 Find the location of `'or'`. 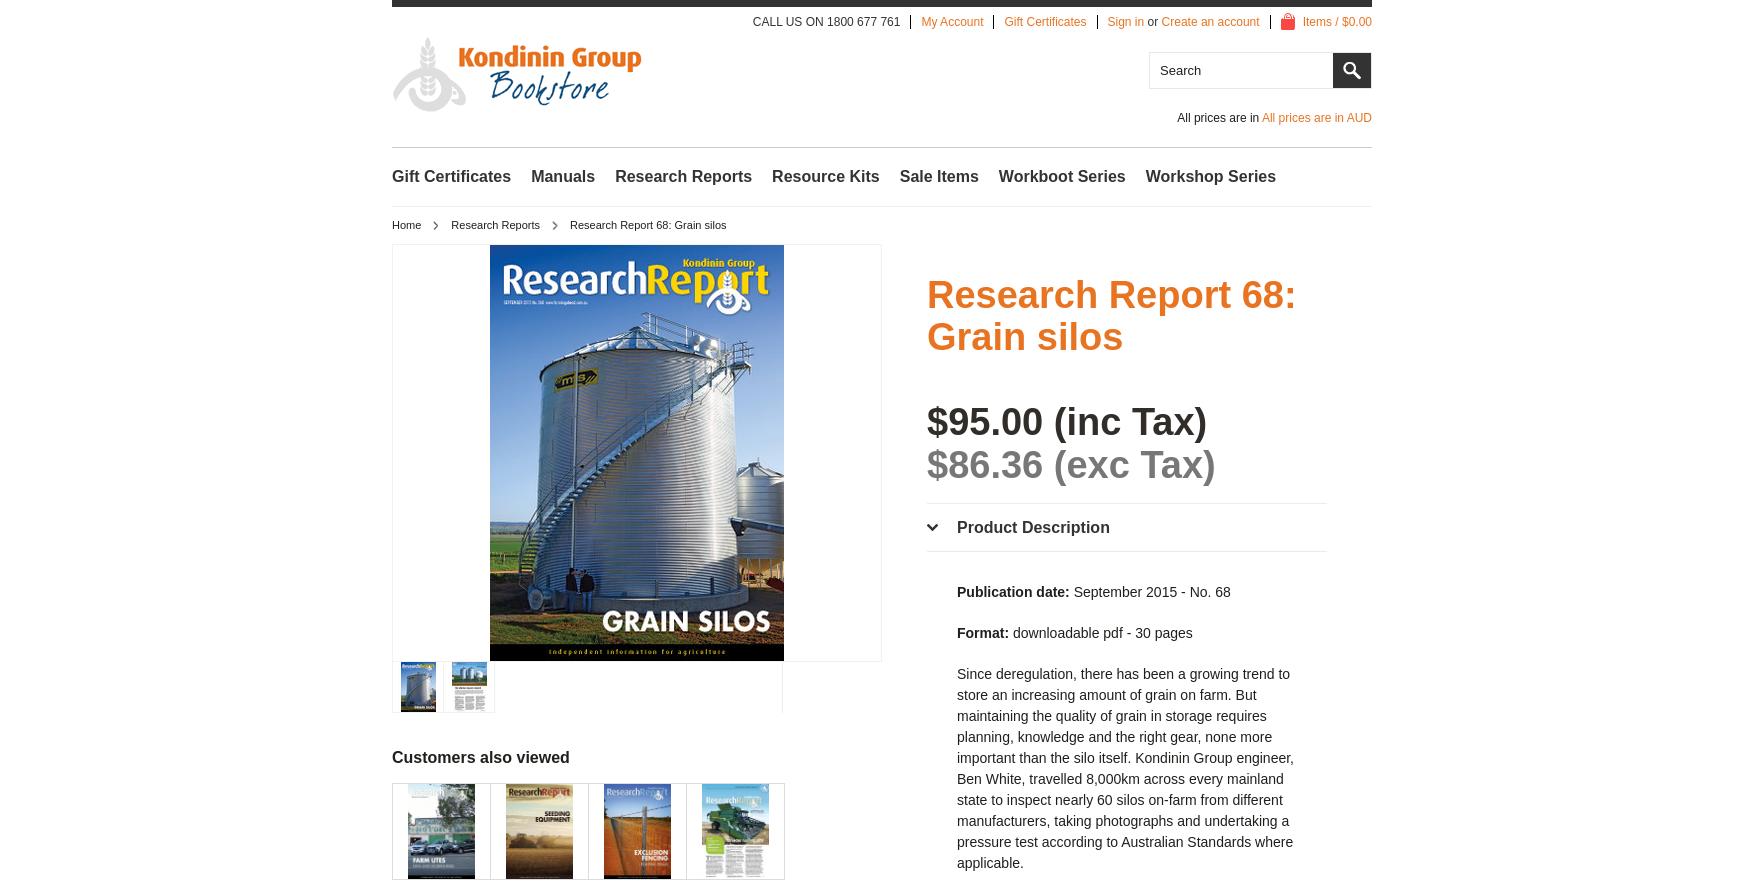

'or' is located at coordinates (1152, 21).